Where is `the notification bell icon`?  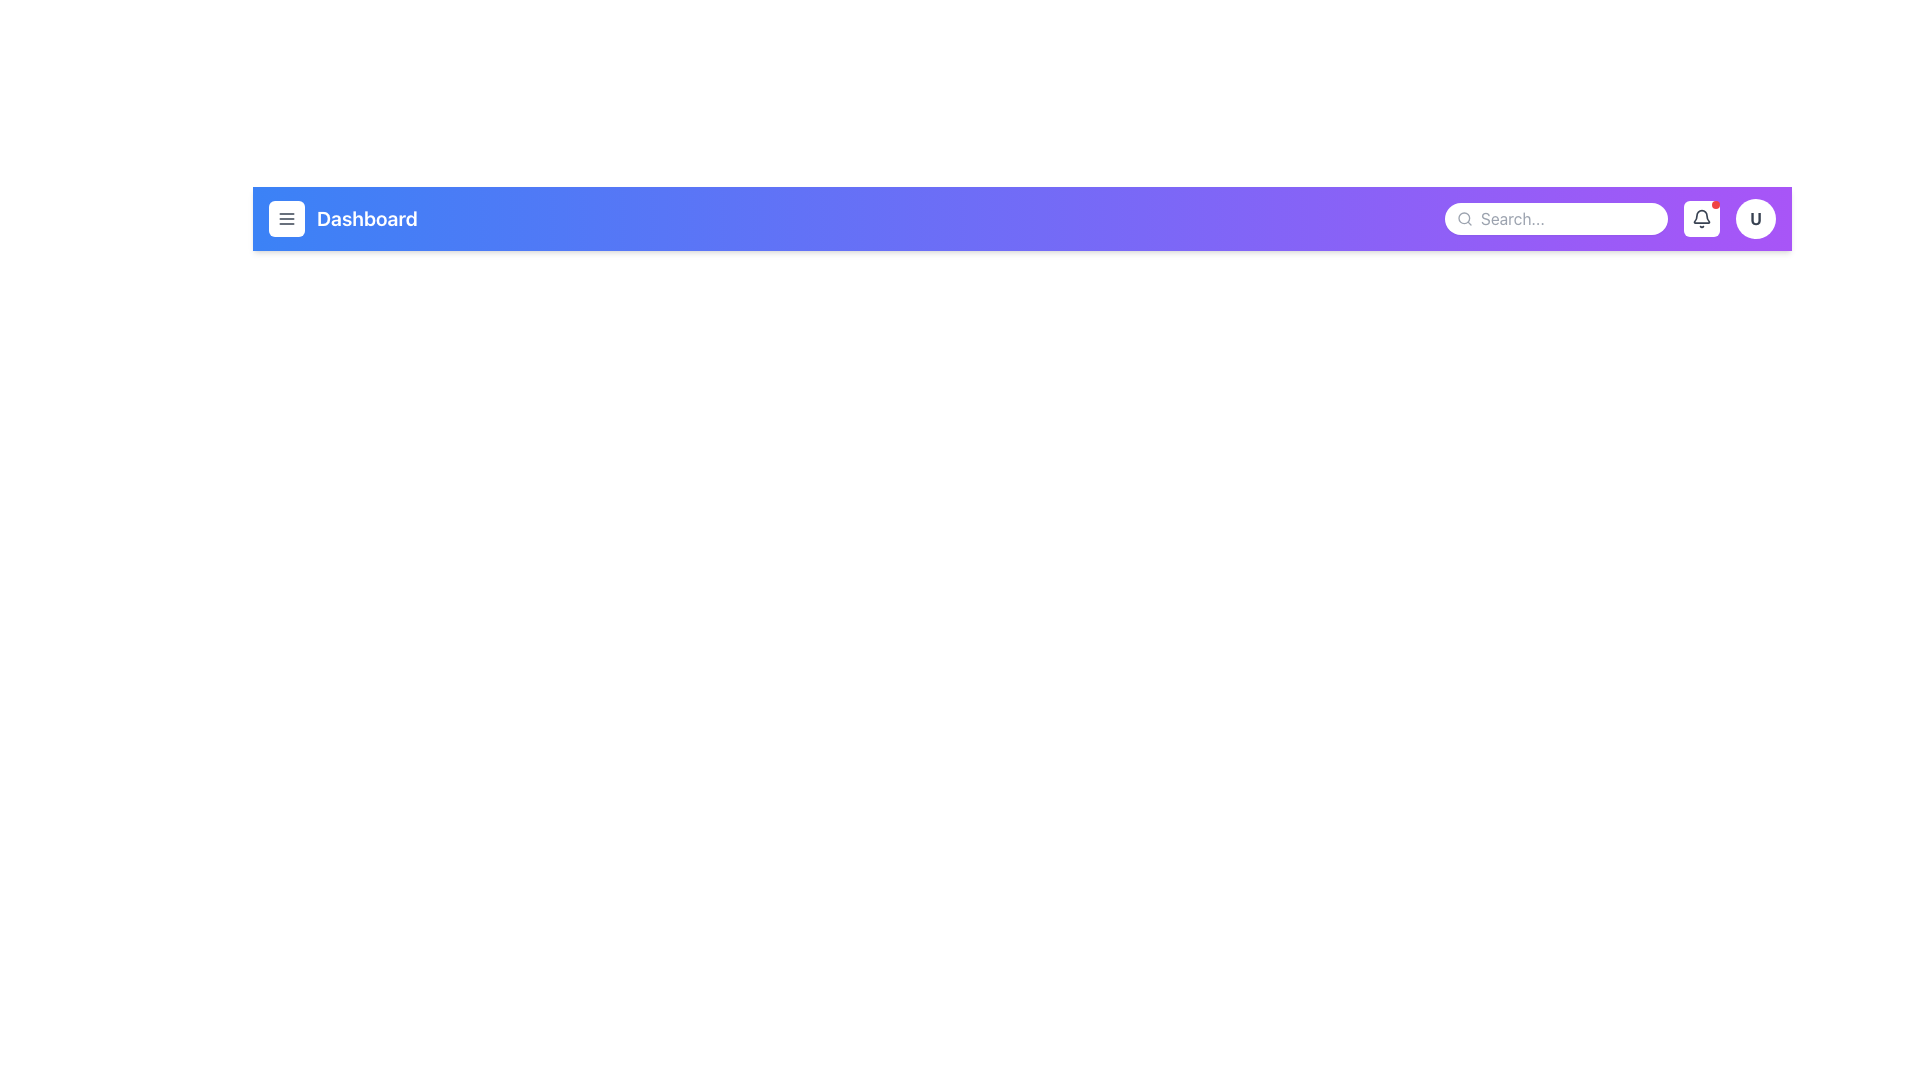 the notification bell icon is located at coordinates (1701, 219).